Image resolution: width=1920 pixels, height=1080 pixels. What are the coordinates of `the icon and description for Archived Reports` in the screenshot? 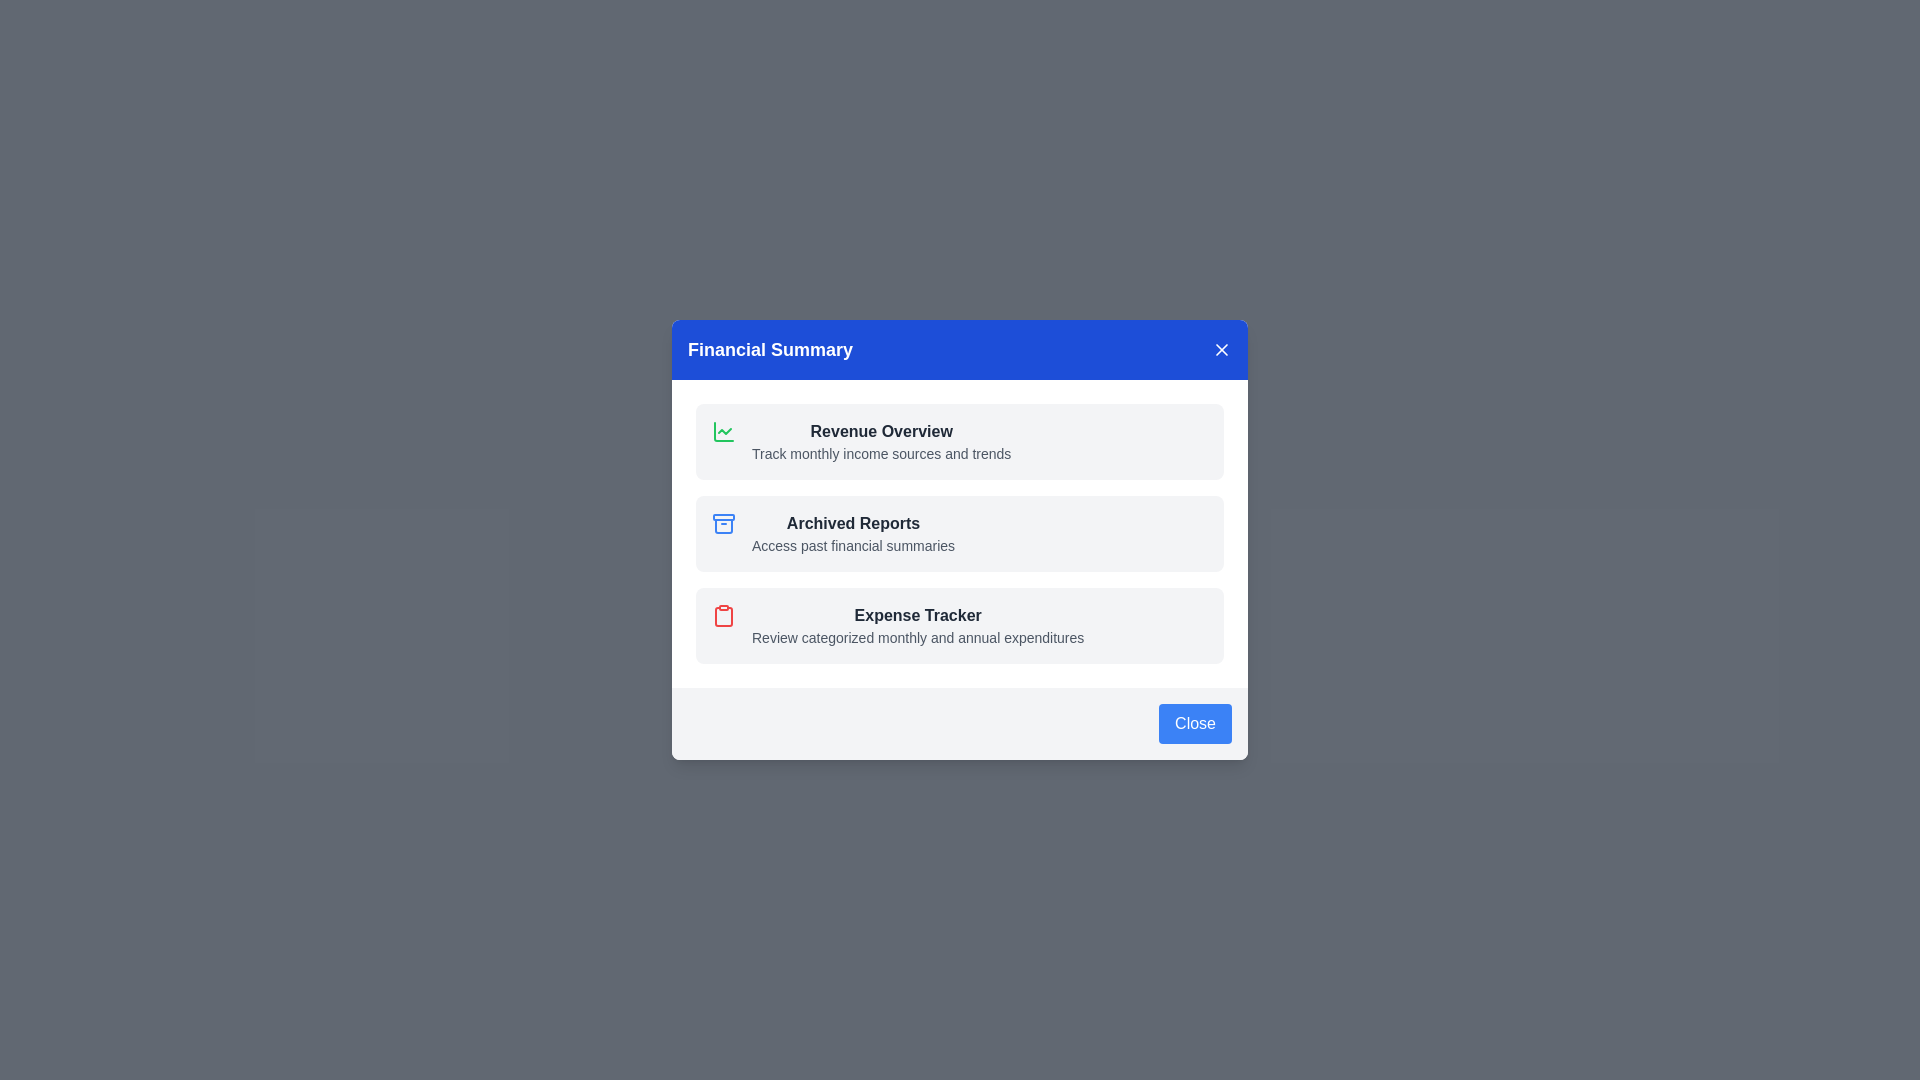 It's located at (723, 523).